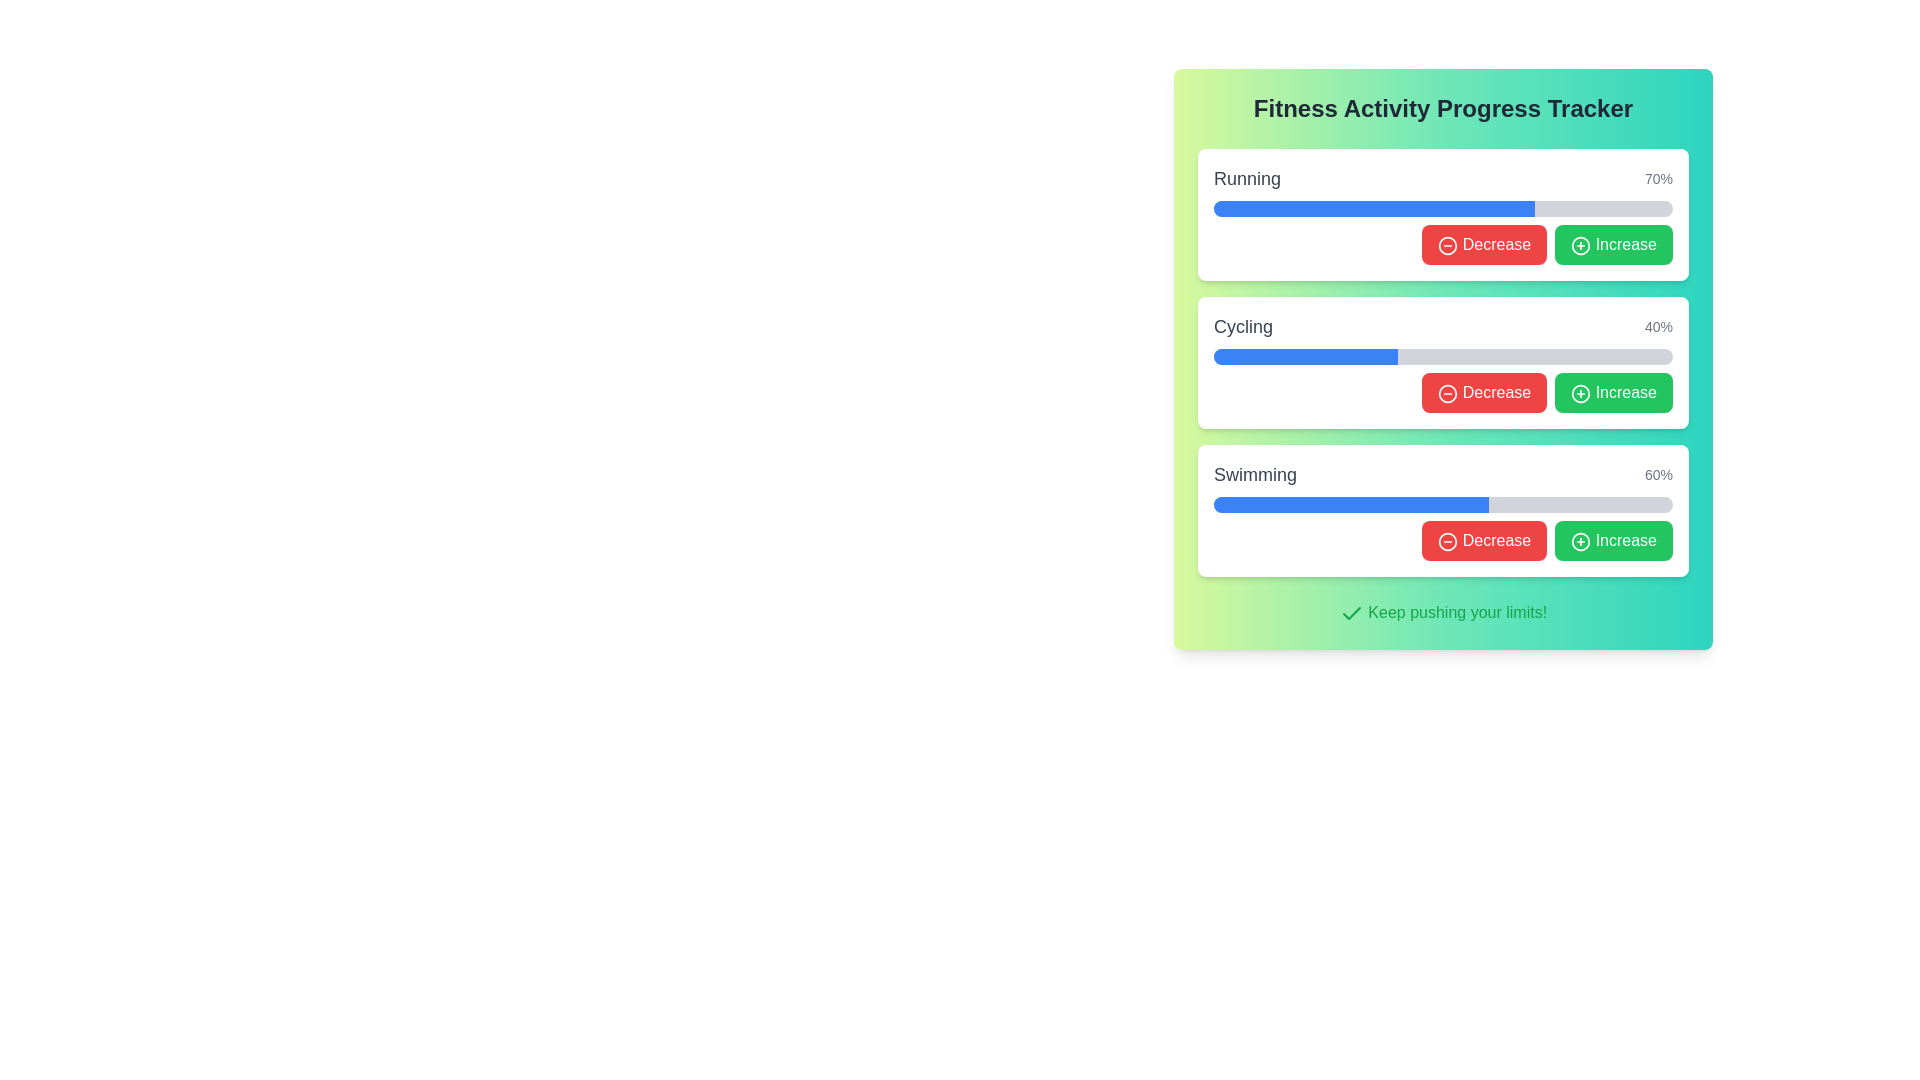  I want to click on the decorative or functional icon for the 'Increase' button associated with the 'Running' progress tracker, so click(1580, 244).